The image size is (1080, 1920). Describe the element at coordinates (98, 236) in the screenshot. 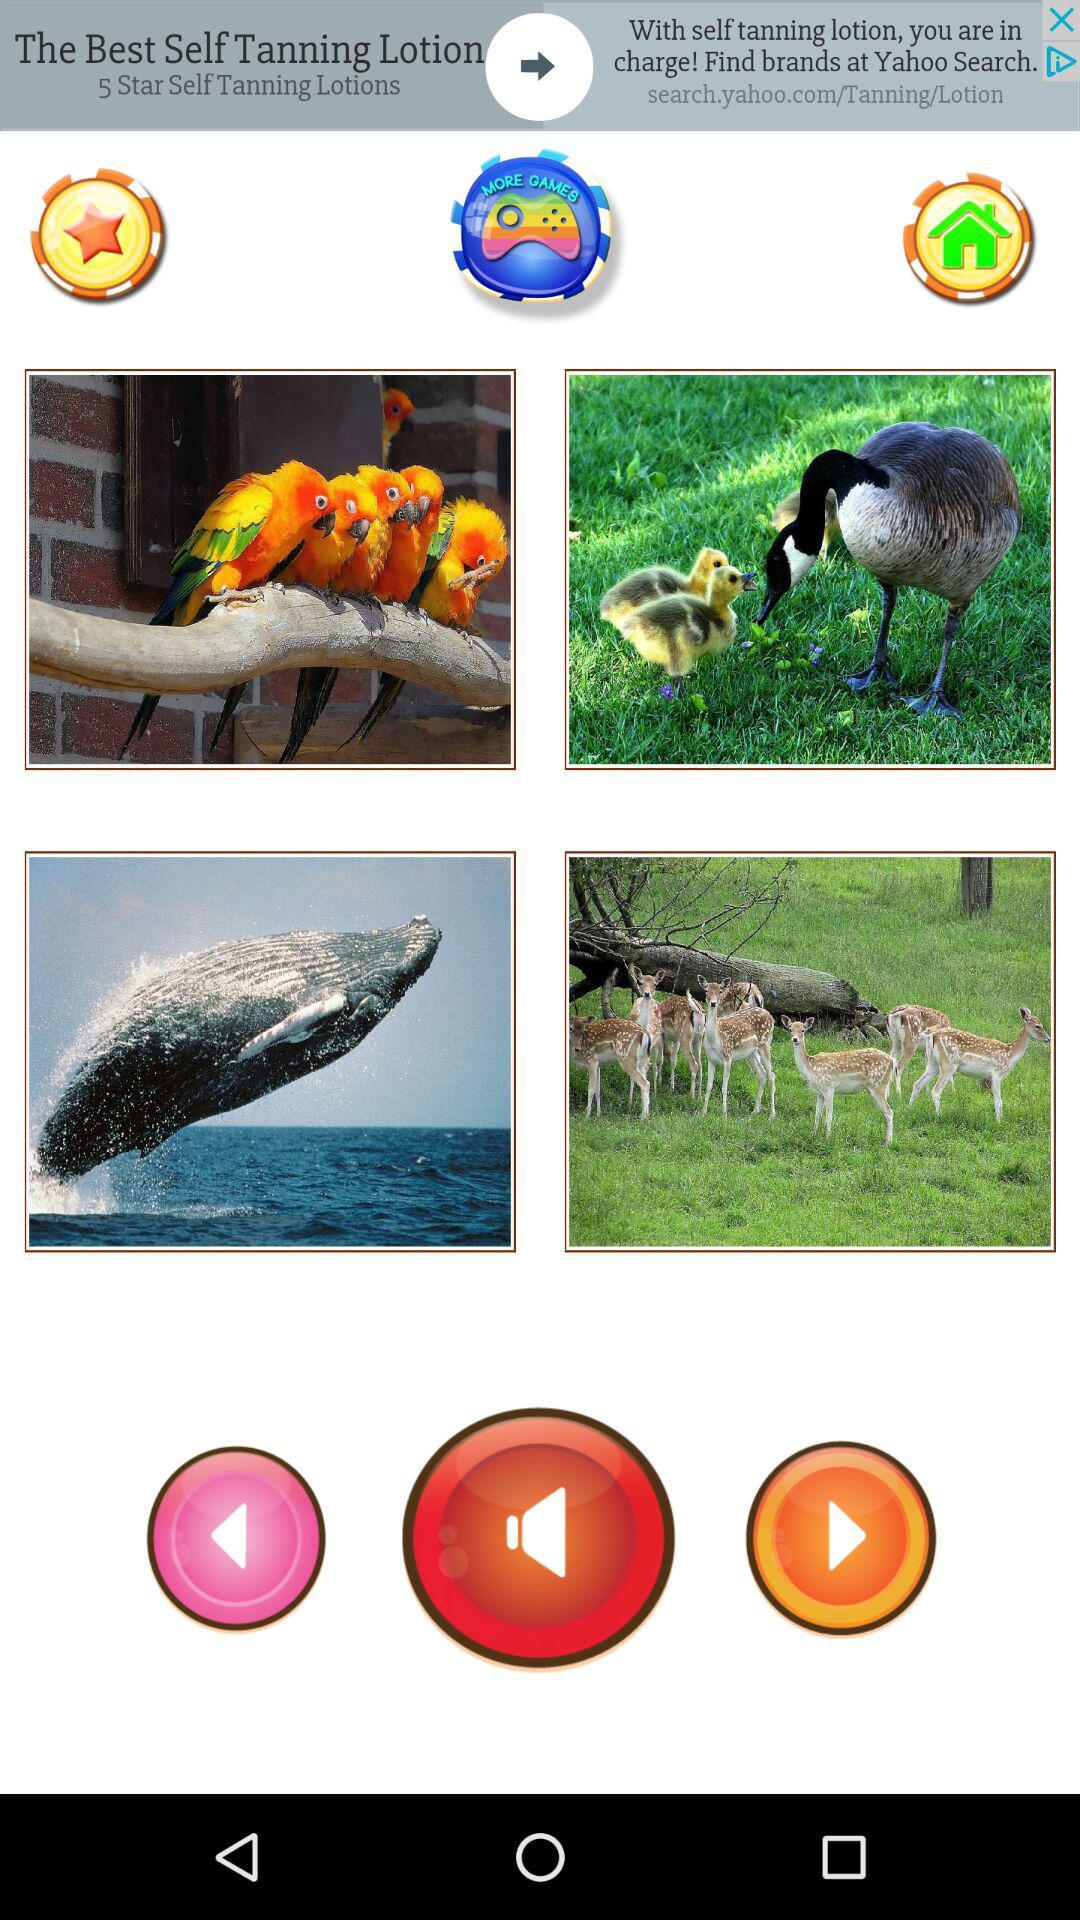

I see `like page` at that location.